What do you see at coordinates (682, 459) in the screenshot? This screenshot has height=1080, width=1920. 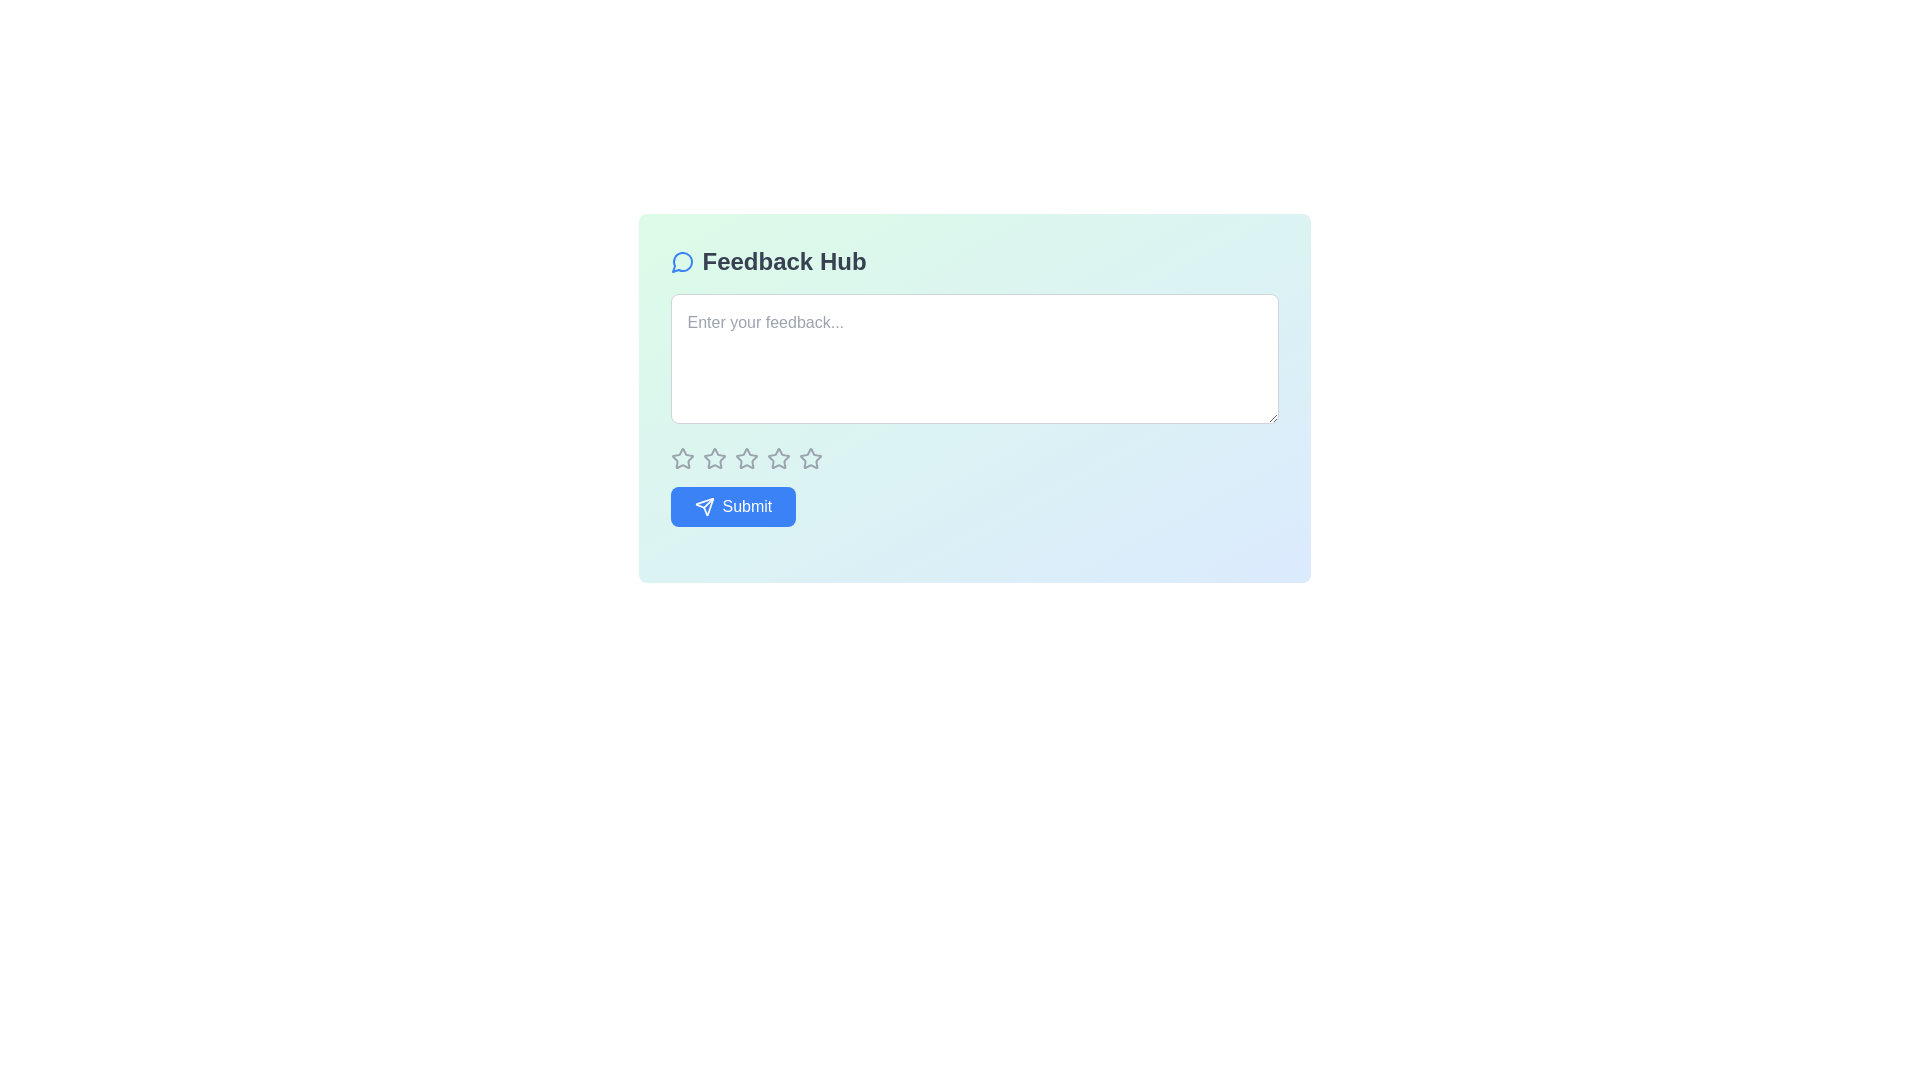 I see `the first star icon in the horizontal group of 5 rating stars` at bounding box center [682, 459].